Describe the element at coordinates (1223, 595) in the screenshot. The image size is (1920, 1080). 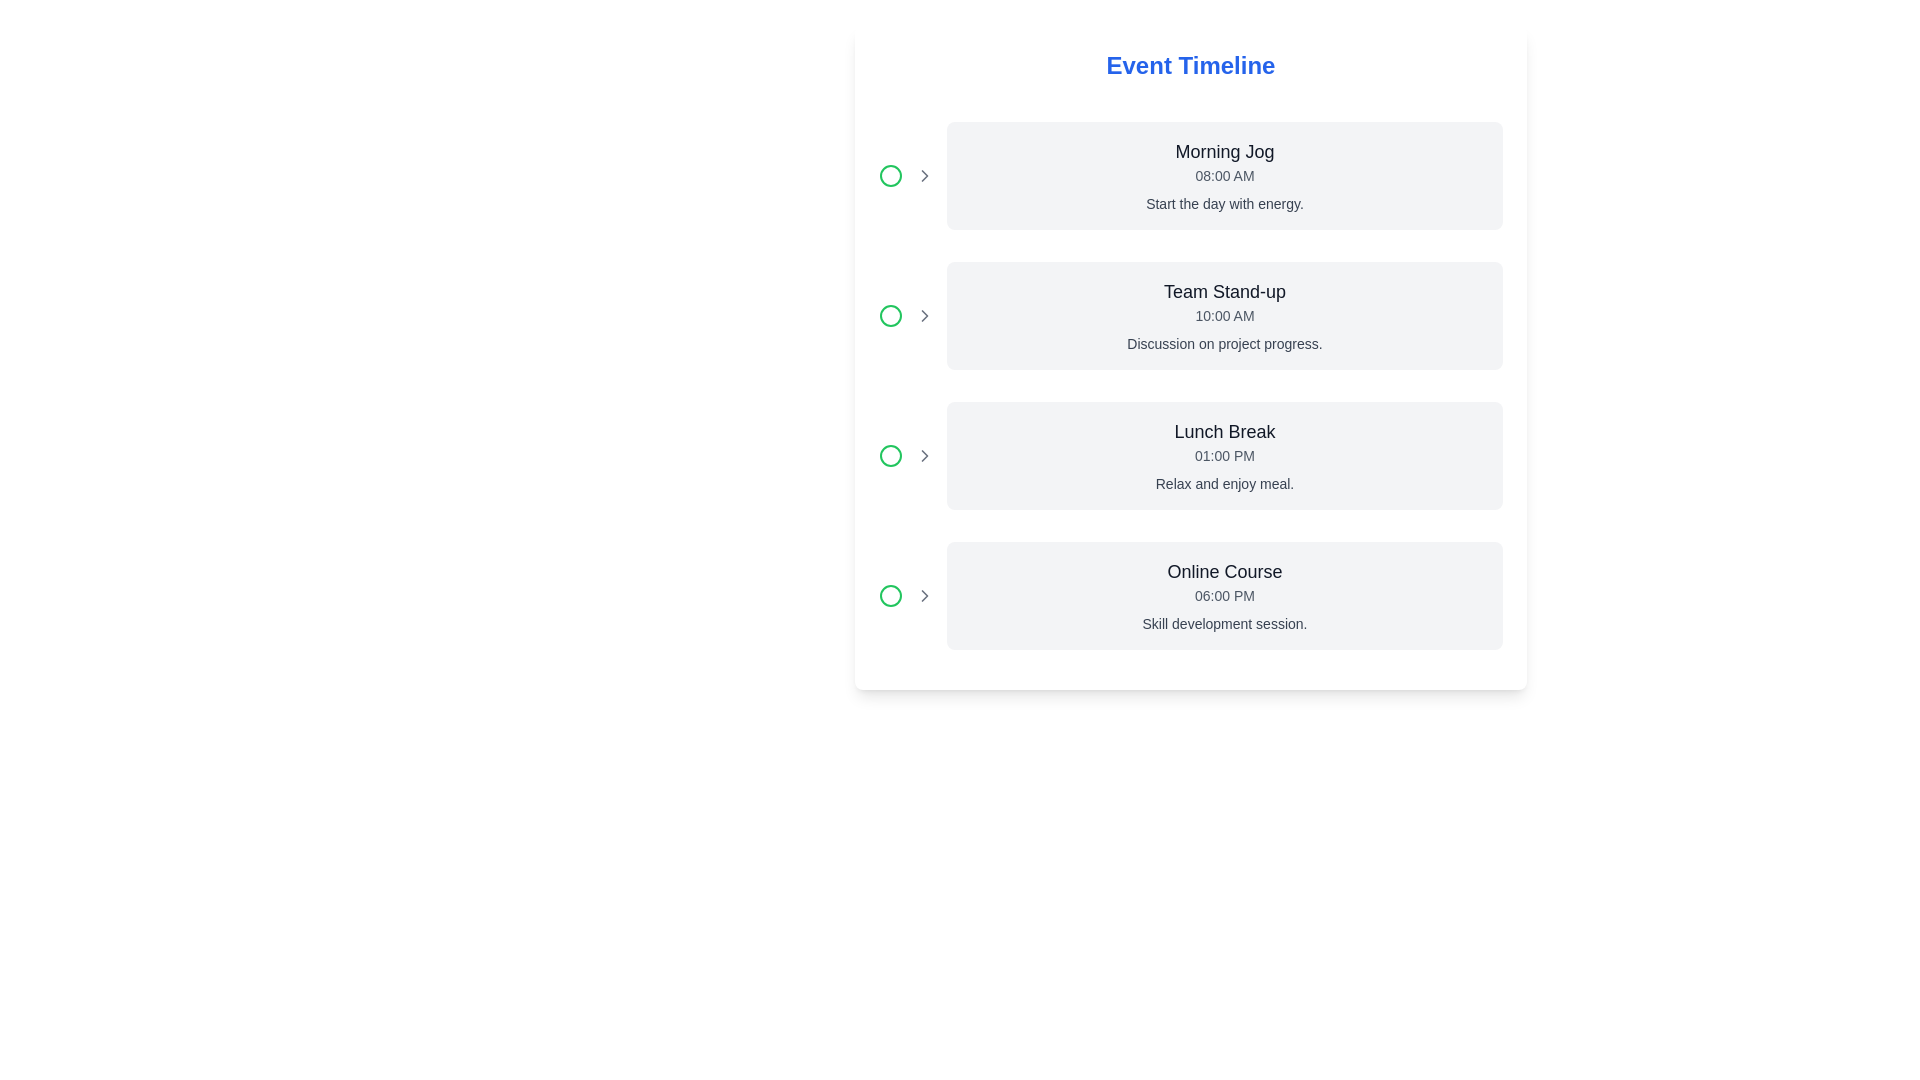
I see `the static text label displaying '06:00 PM', which is positioned between the title 'Online Course' and the description 'Skill development session.'` at that location.